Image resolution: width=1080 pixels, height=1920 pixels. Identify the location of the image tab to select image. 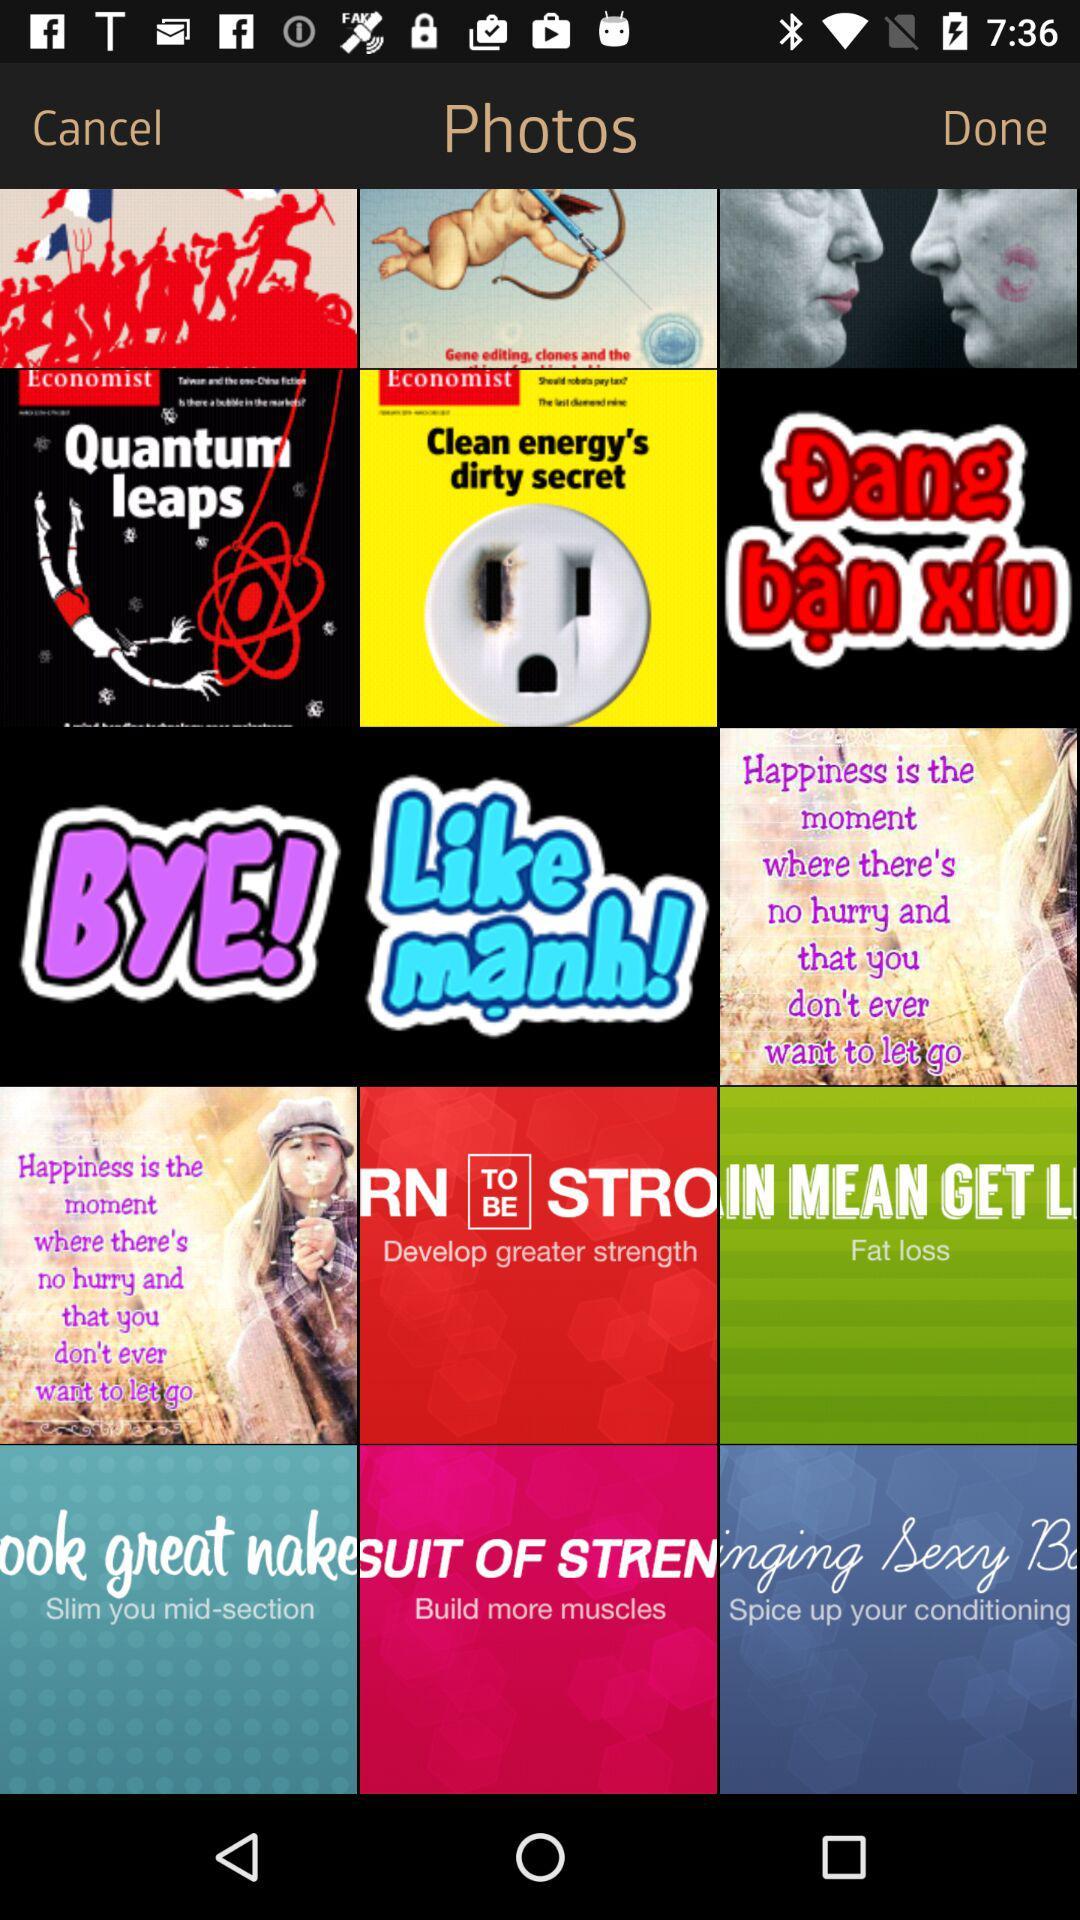
(537, 548).